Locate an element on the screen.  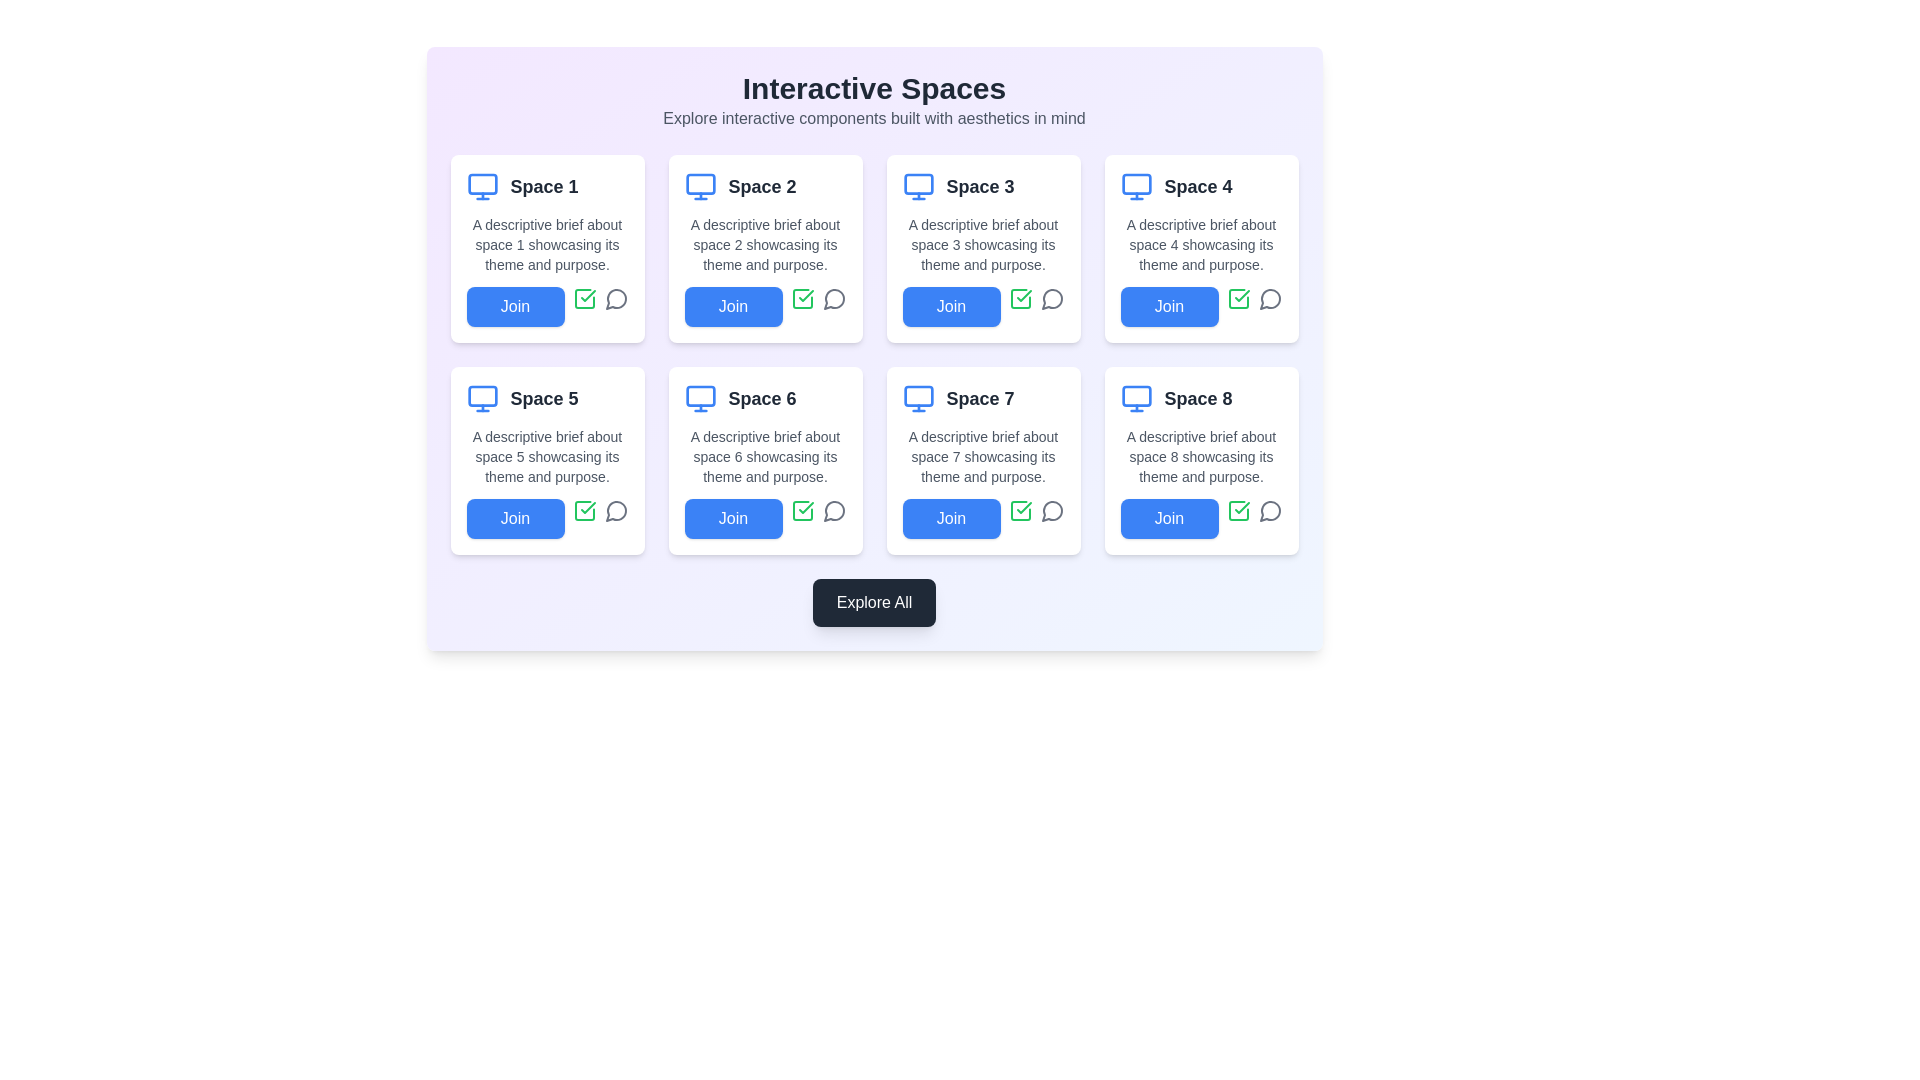
the 'Explore All' button at the bottom center of the card layout is located at coordinates (874, 601).